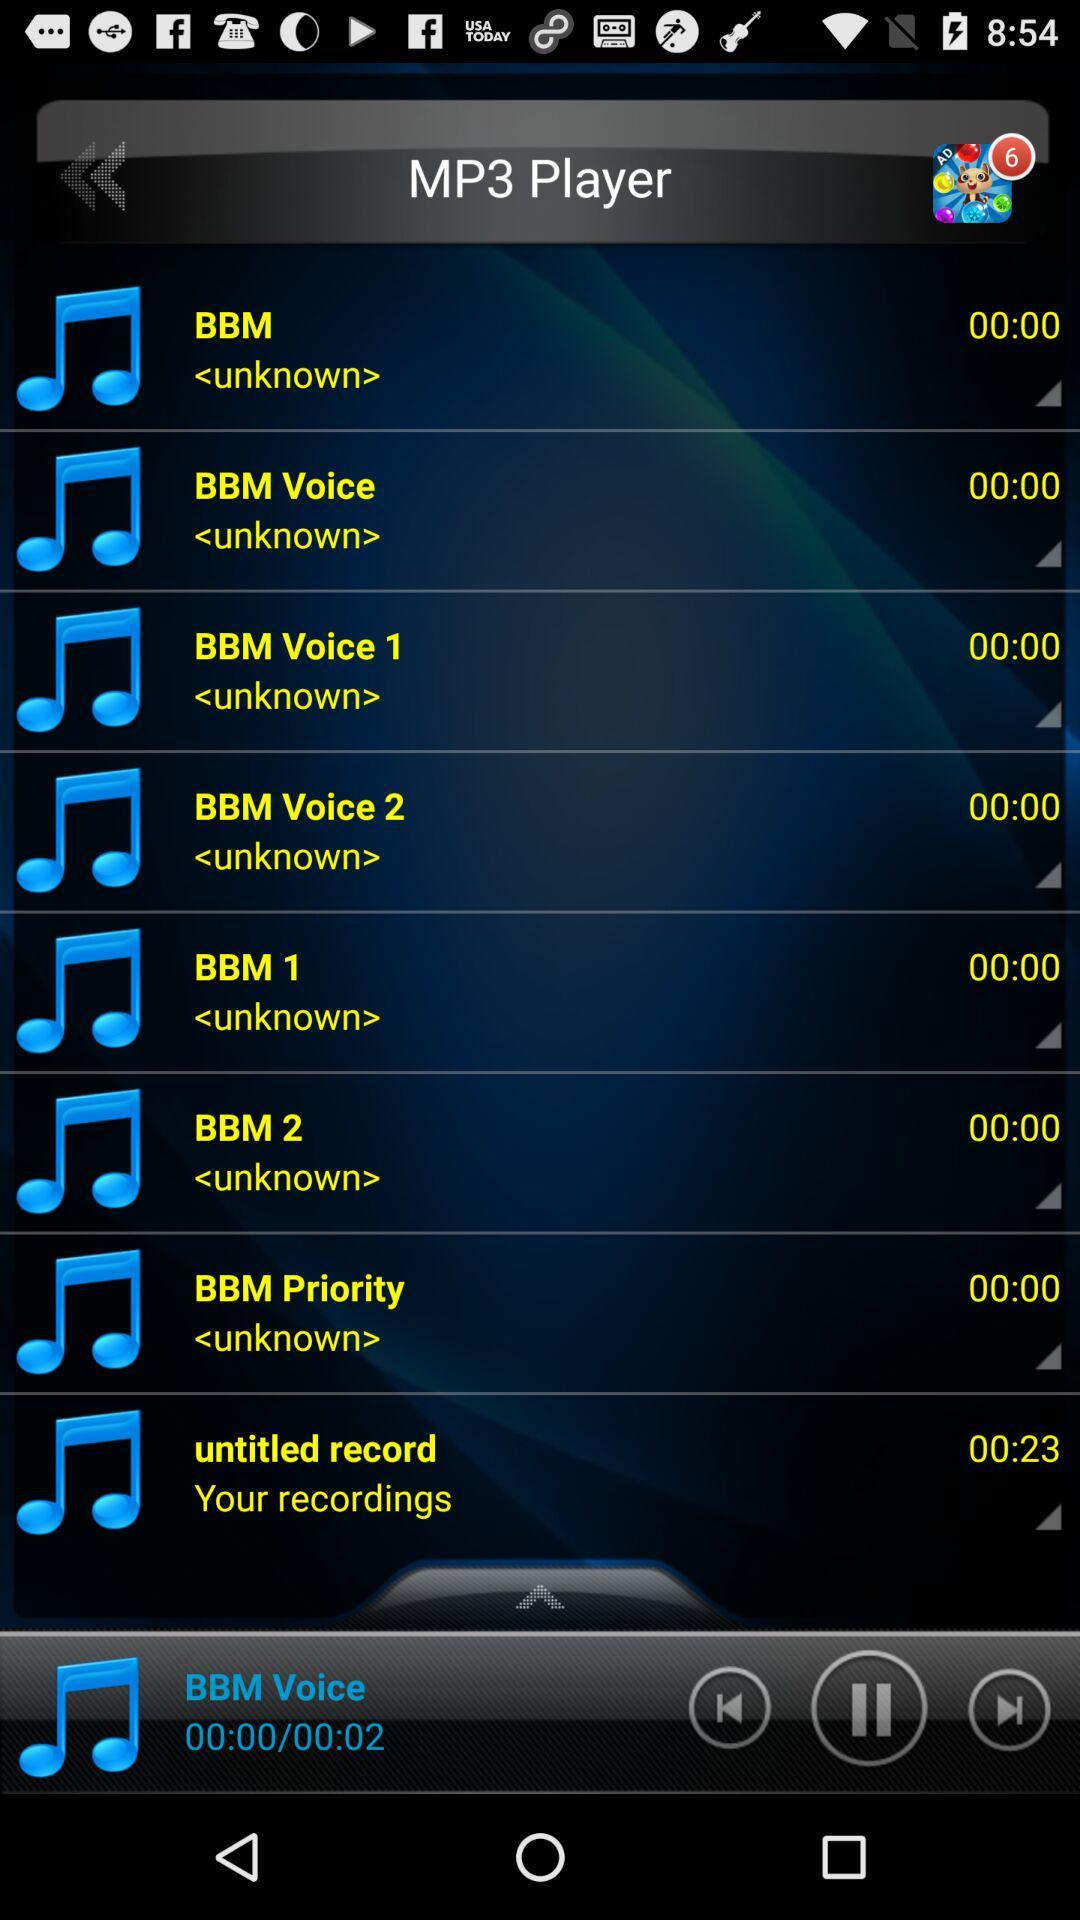 The image size is (1080, 1920). I want to click on the icon above bbm voice 1 item, so click(538, 176).